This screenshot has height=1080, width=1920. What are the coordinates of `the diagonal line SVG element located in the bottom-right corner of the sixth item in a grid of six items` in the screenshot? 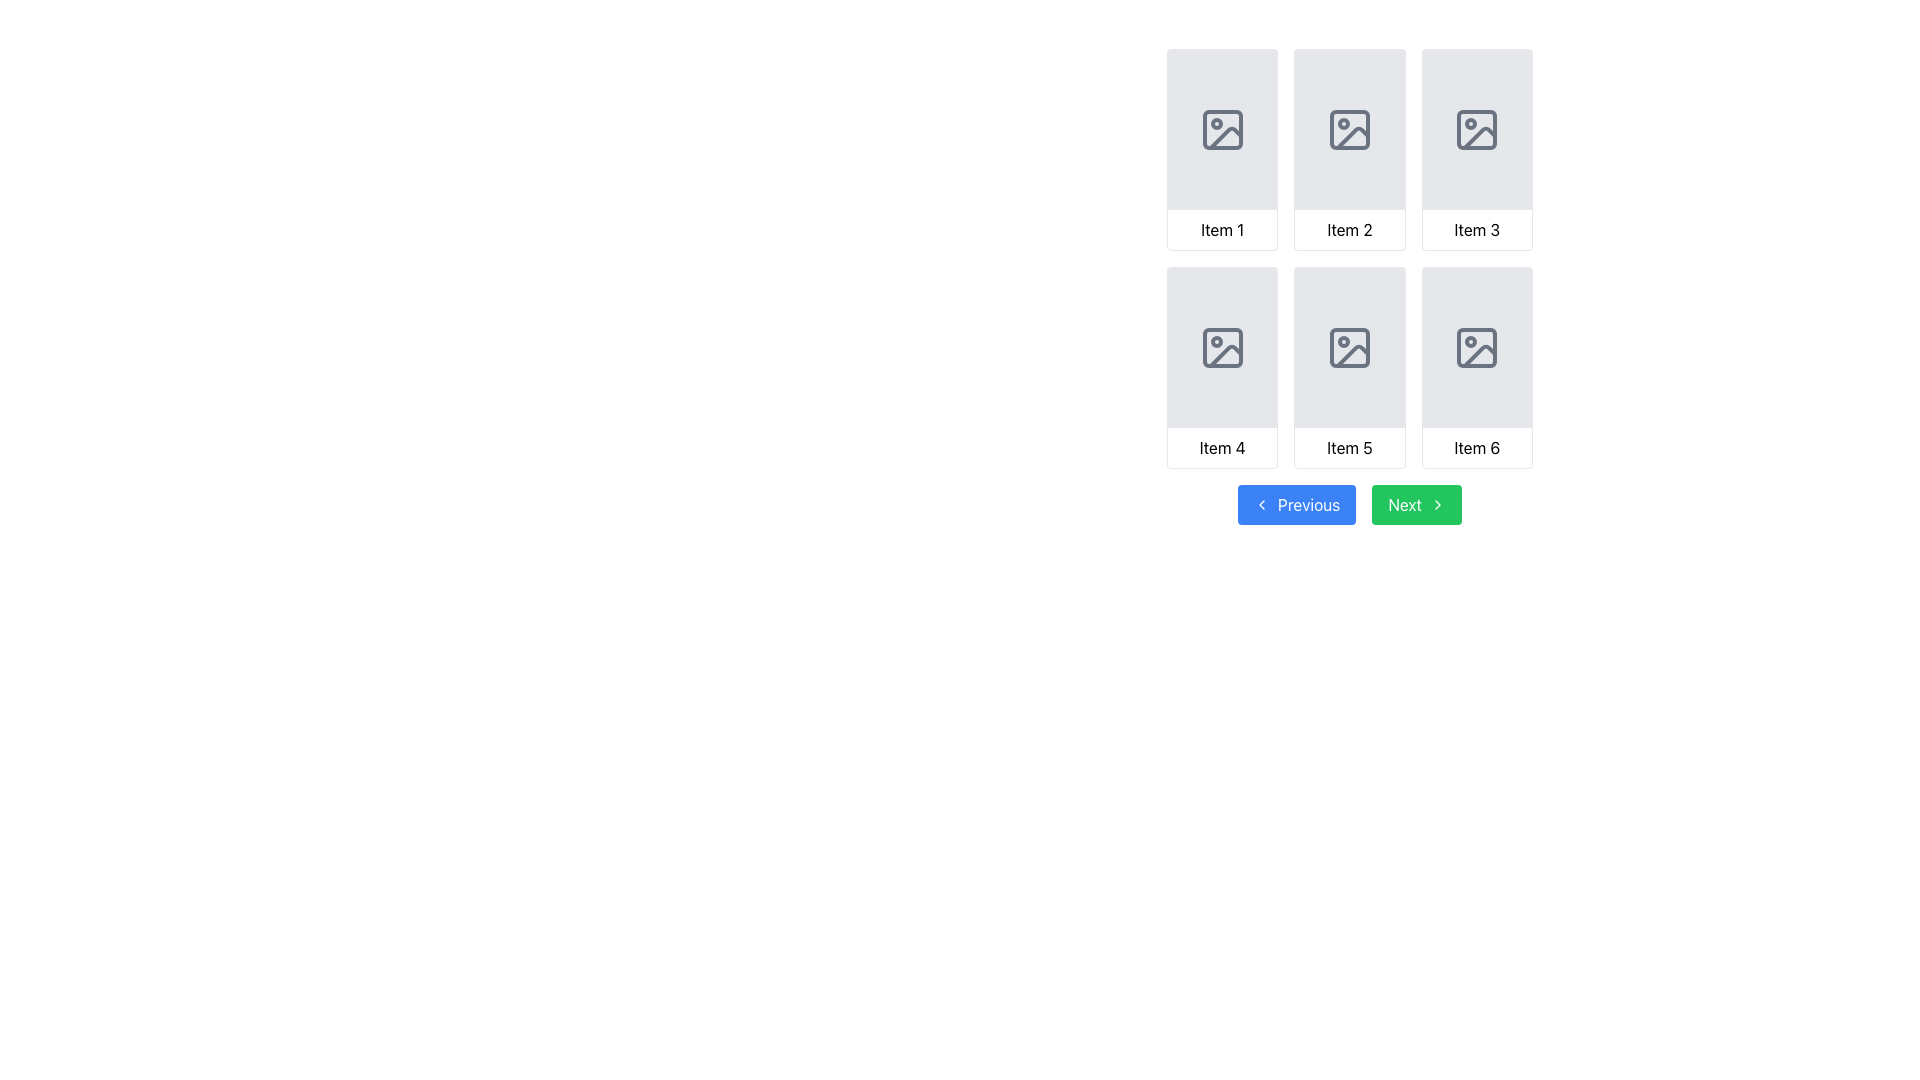 It's located at (1480, 355).